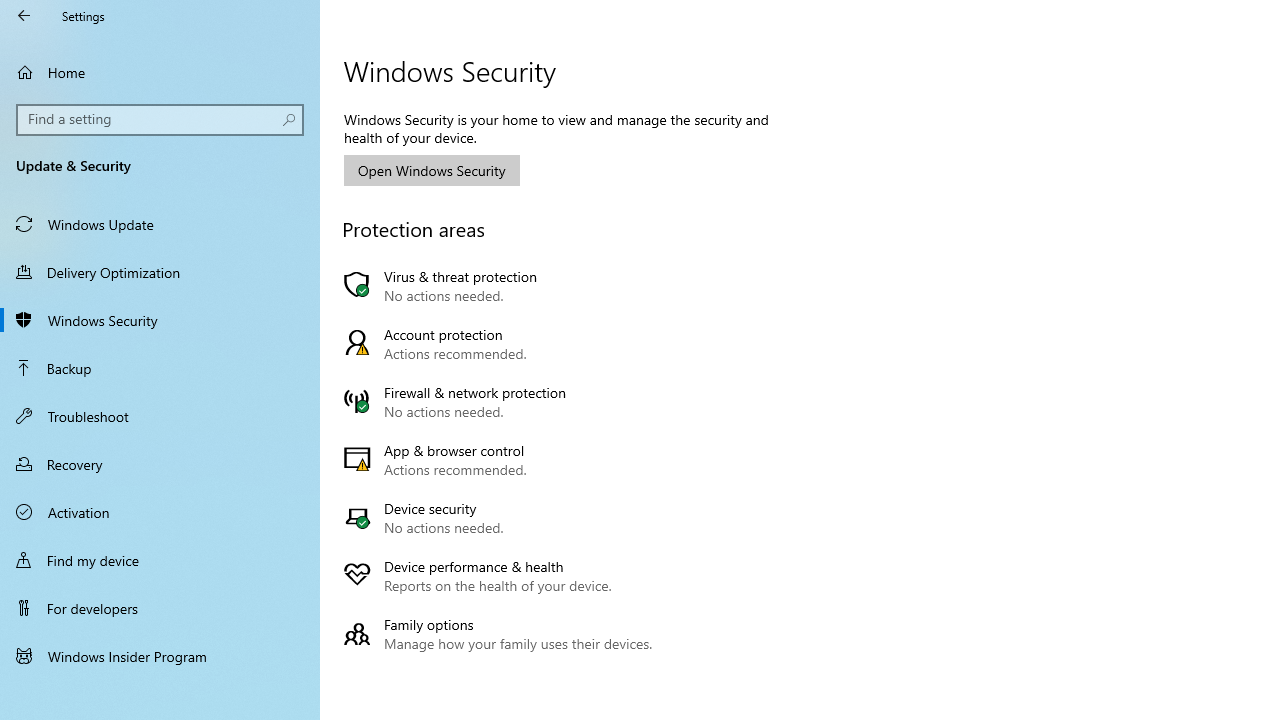 The height and width of the screenshot is (720, 1280). Describe the element at coordinates (431, 169) in the screenshot. I see `'Open Windows Security'` at that location.